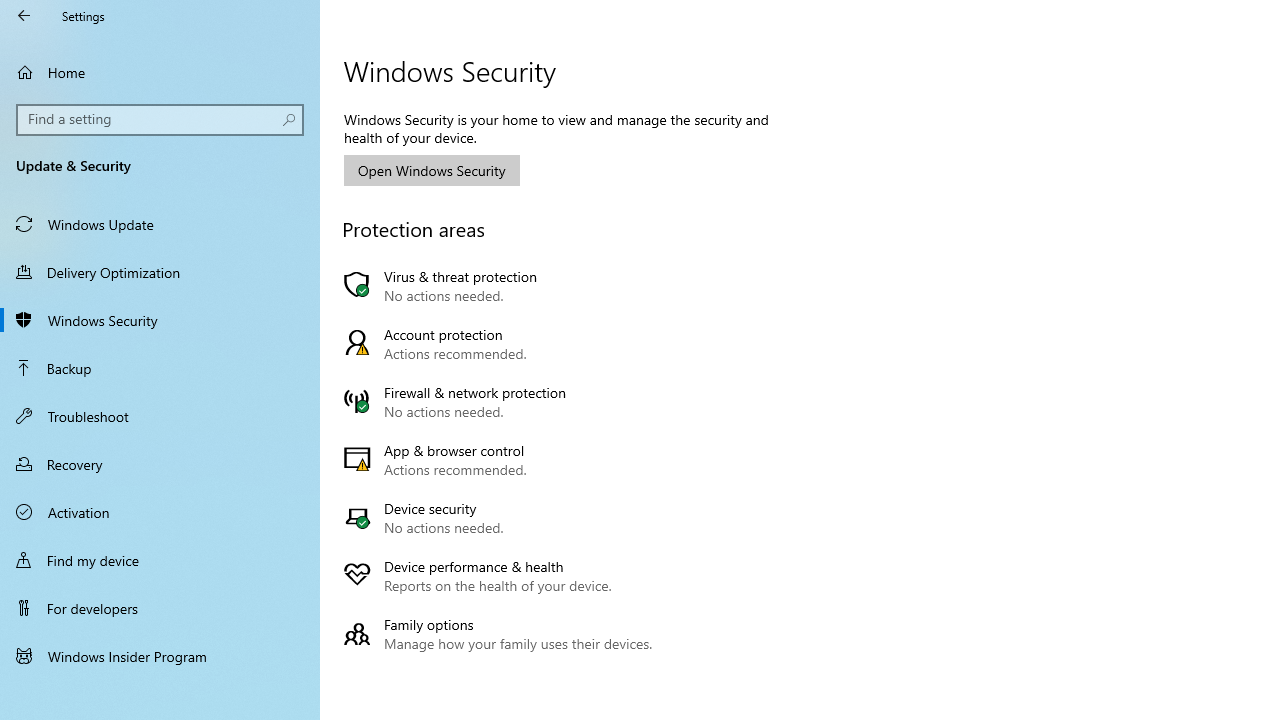 The height and width of the screenshot is (720, 1280). Describe the element at coordinates (431, 169) in the screenshot. I see `'Open Windows Security'` at that location.